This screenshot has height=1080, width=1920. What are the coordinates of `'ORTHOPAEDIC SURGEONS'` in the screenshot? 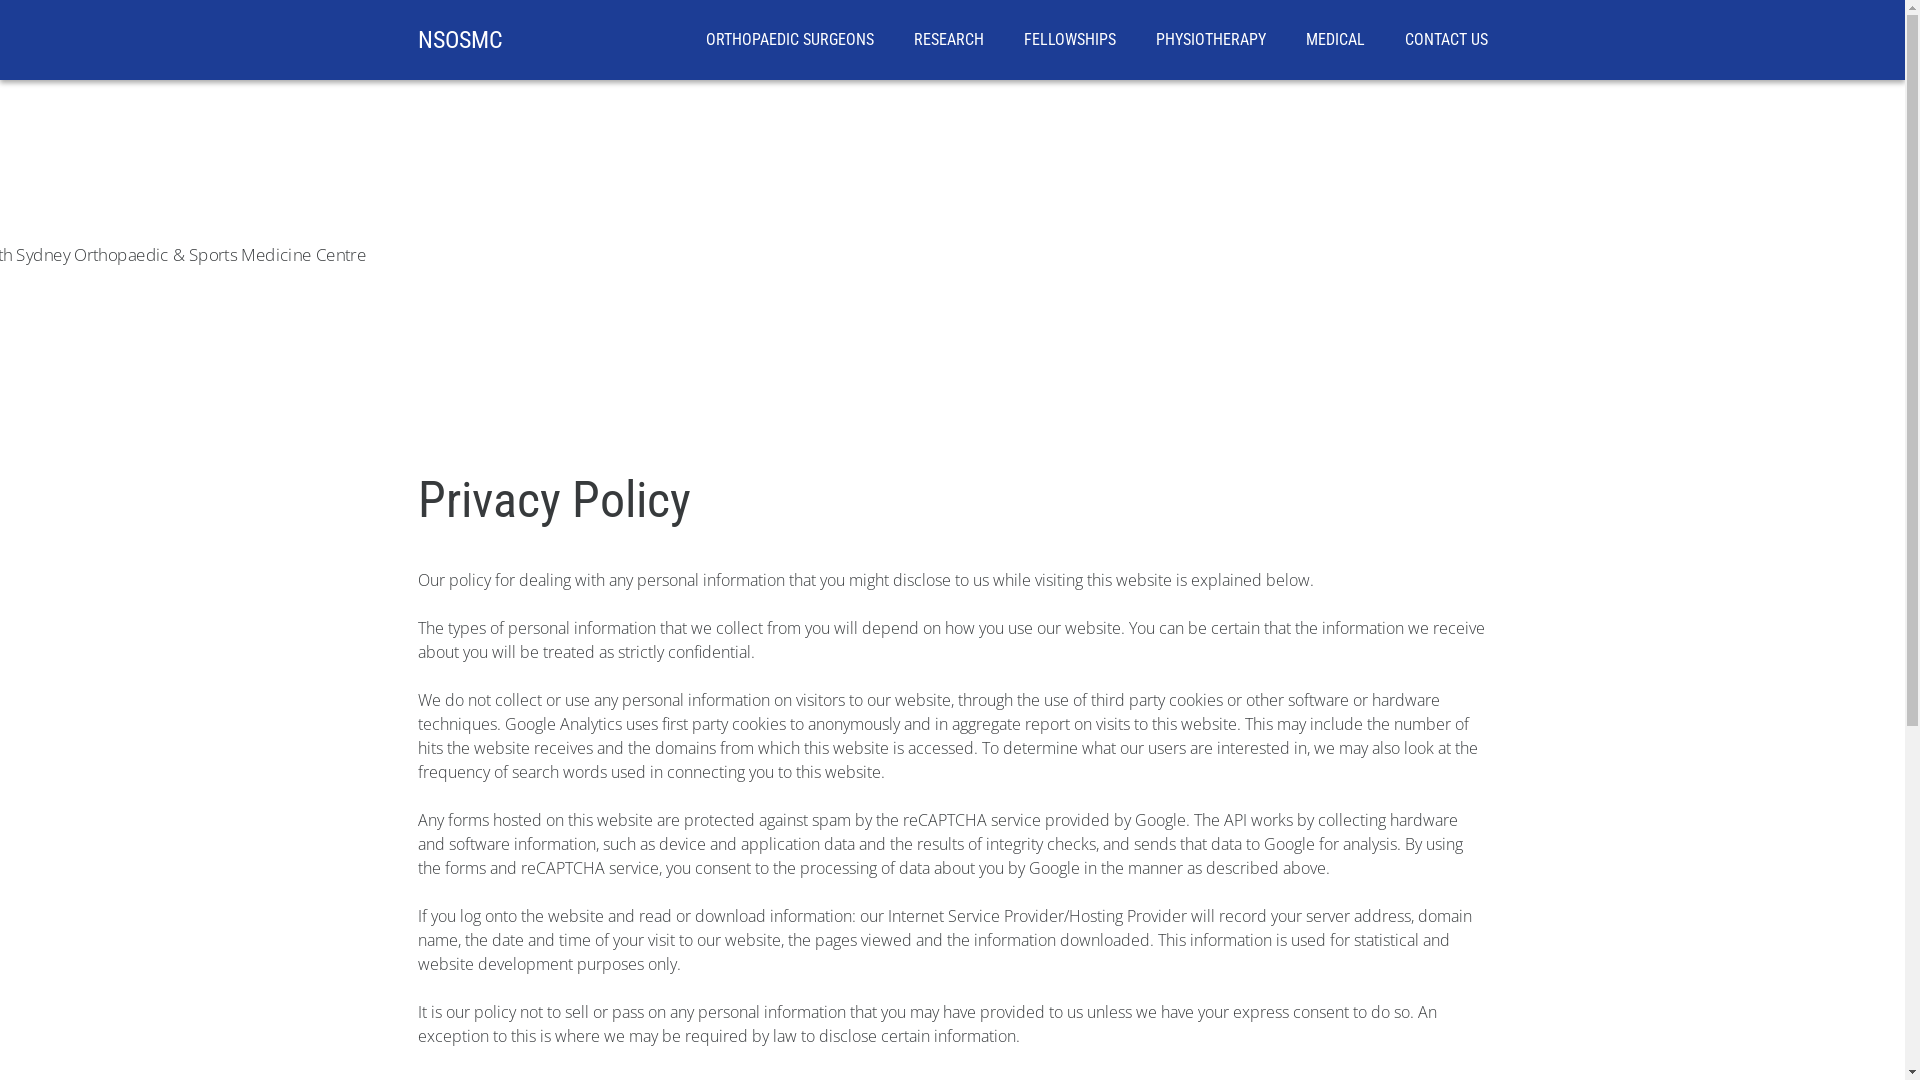 It's located at (789, 39).